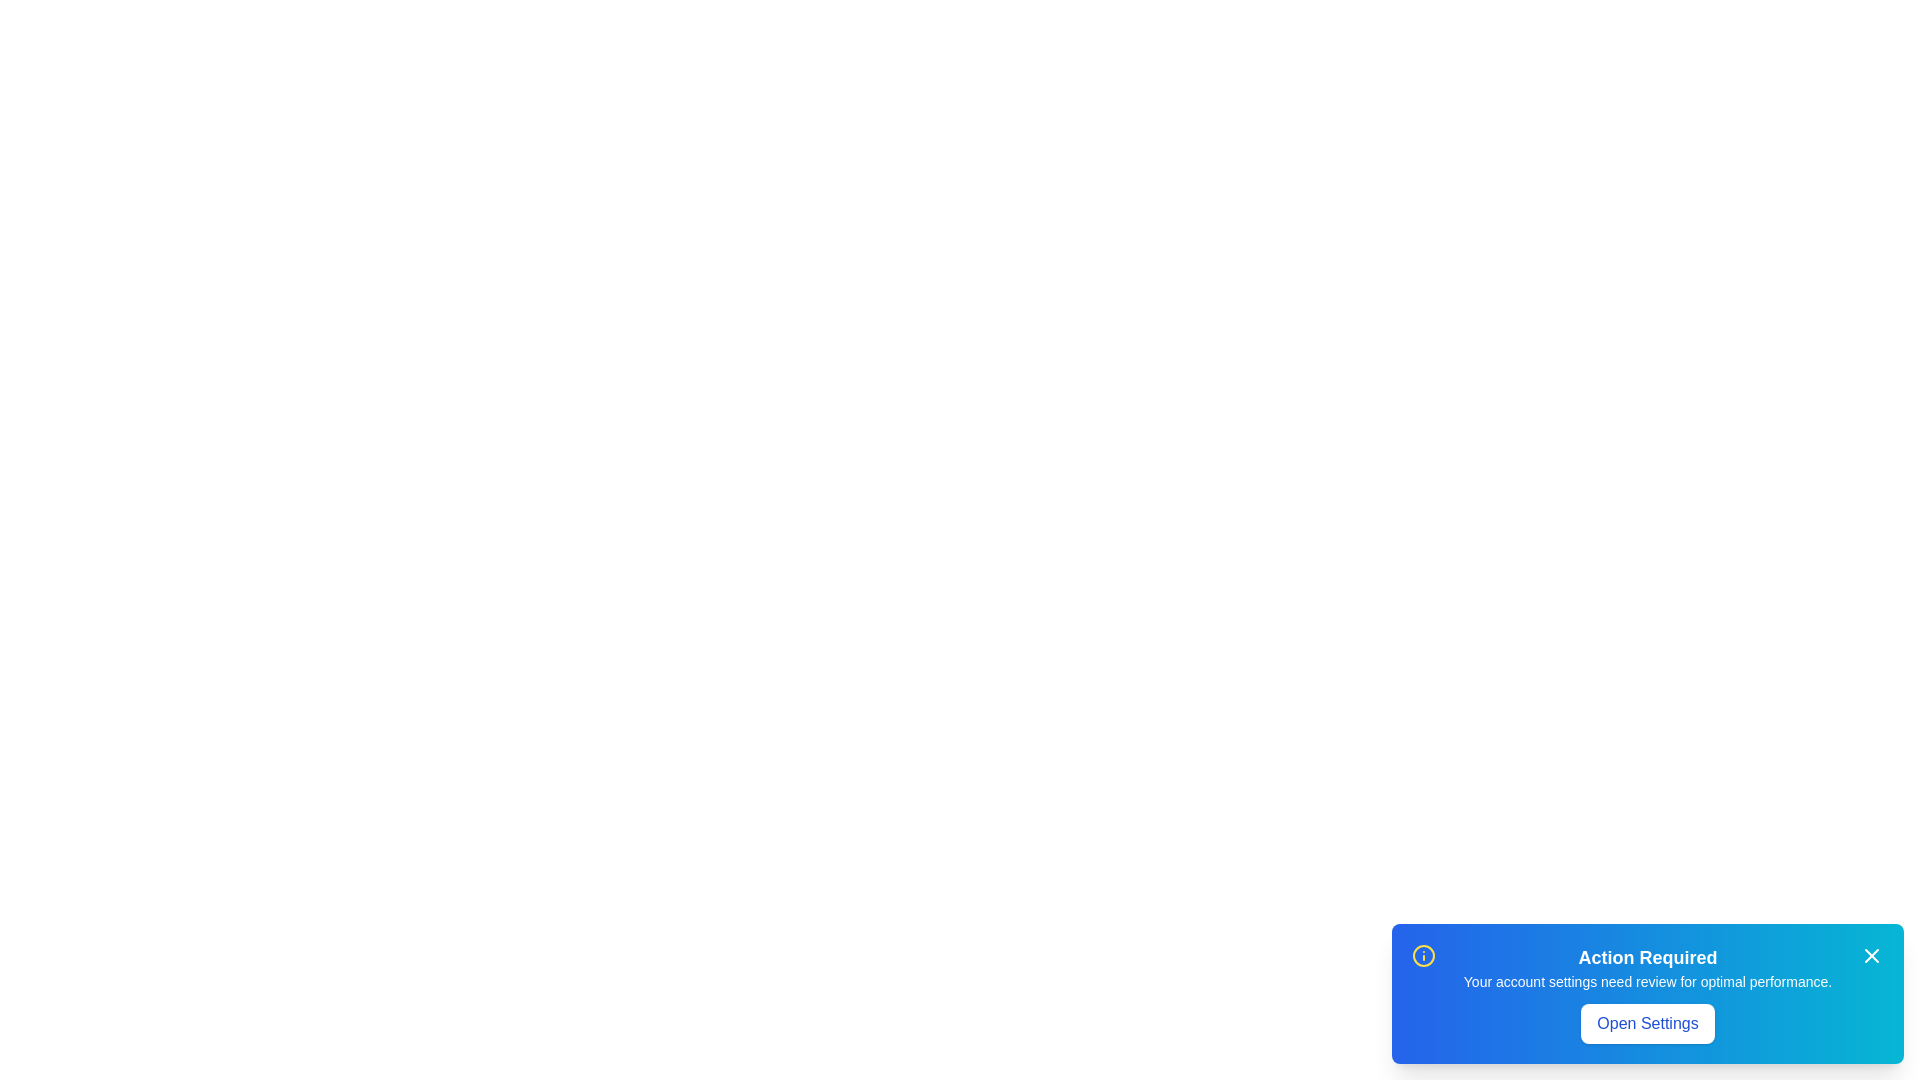  What do you see at coordinates (1871, 955) in the screenshot?
I see `the Close button element to observe hover effects` at bounding box center [1871, 955].